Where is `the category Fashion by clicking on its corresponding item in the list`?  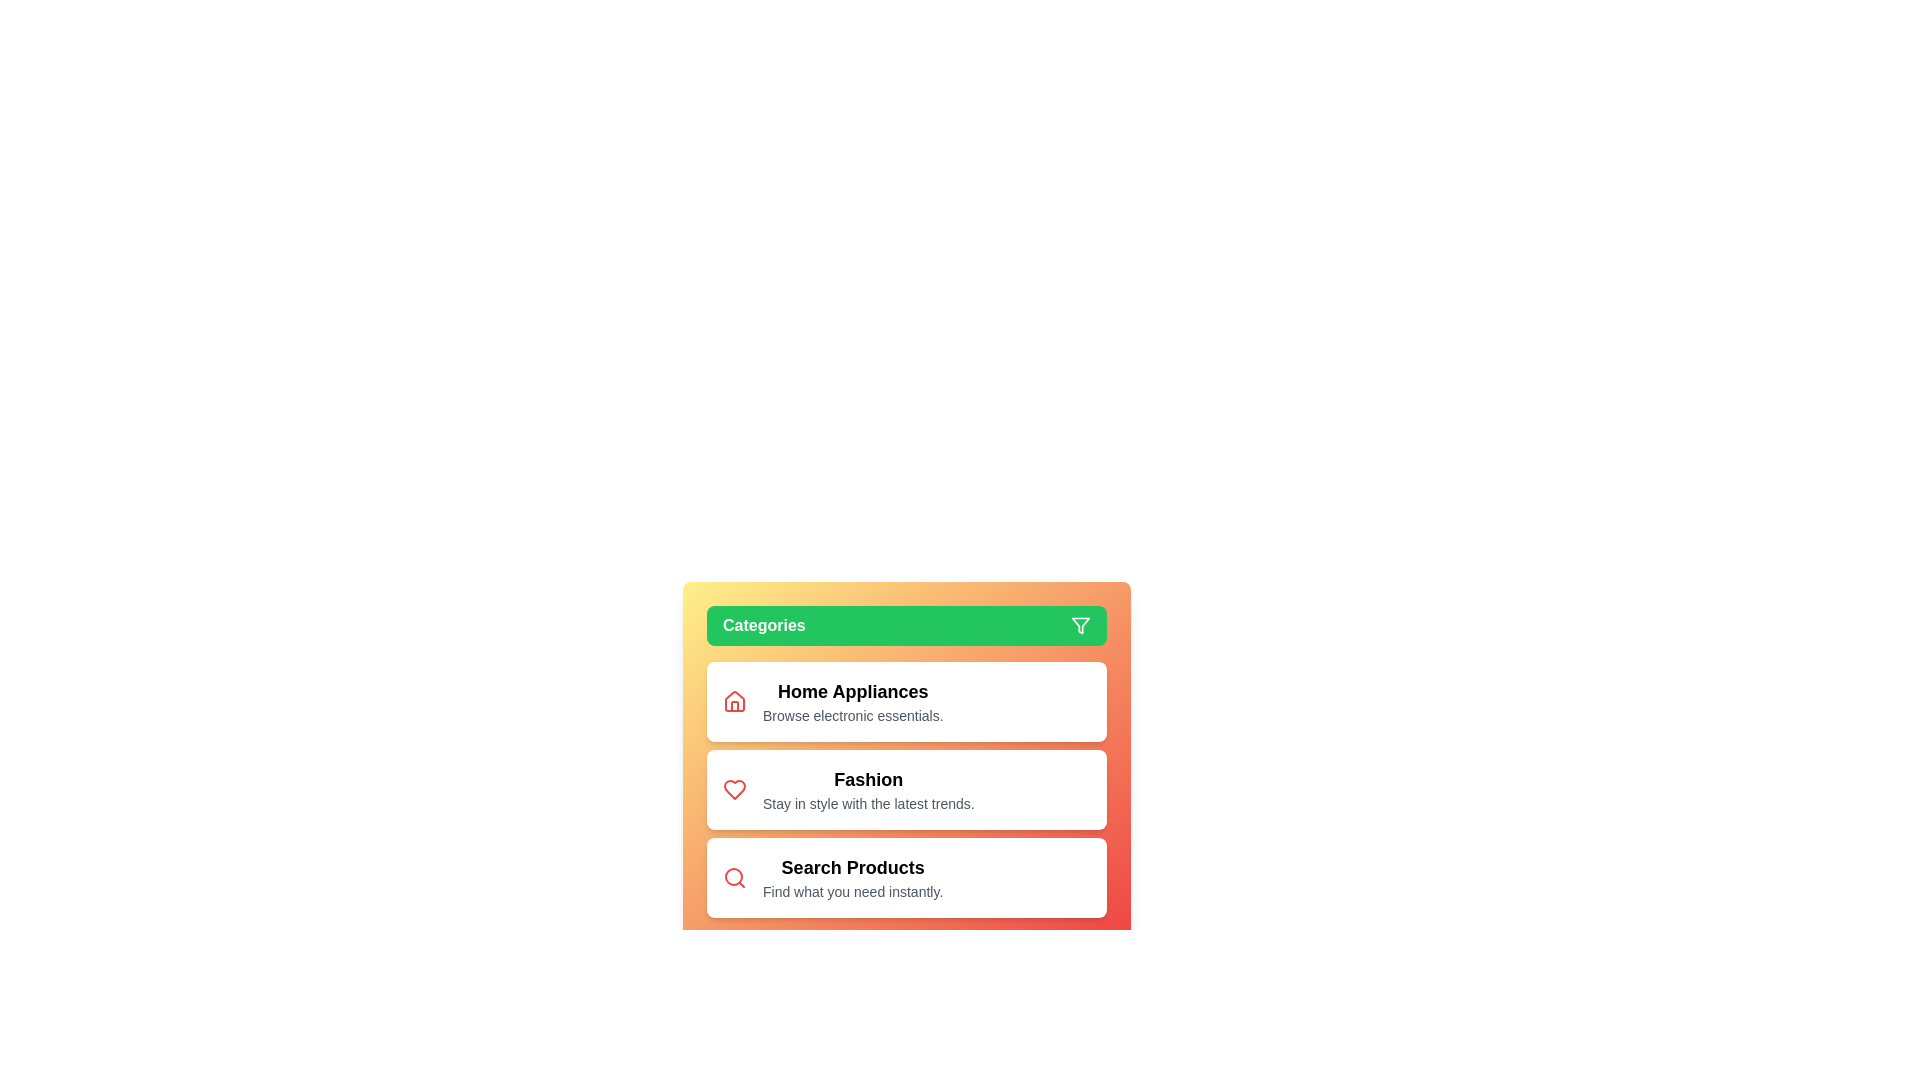 the category Fashion by clicking on its corresponding item in the list is located at coordinates (906, 789).